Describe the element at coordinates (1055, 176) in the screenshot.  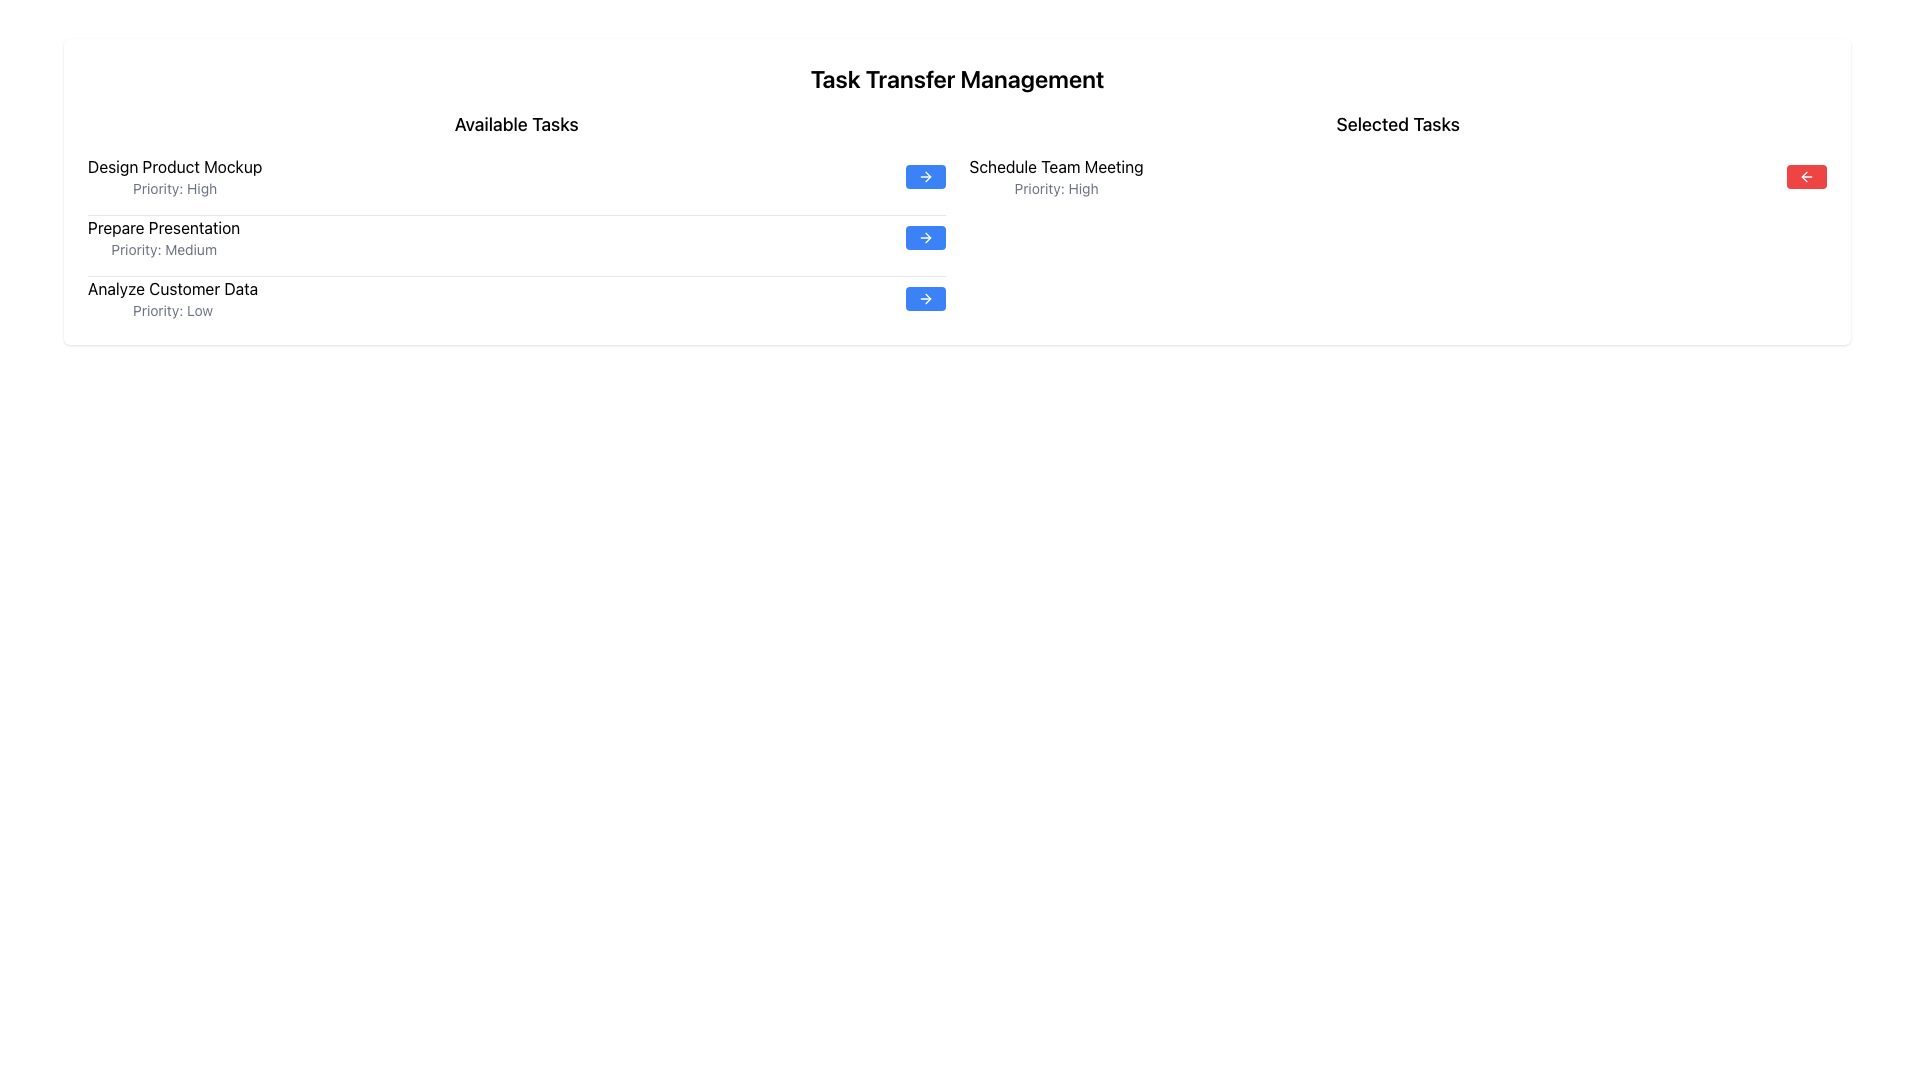
I see `the 'Schedule Team Meeting' text component, which displays 'Priority: High' as a subtitle` at that location.